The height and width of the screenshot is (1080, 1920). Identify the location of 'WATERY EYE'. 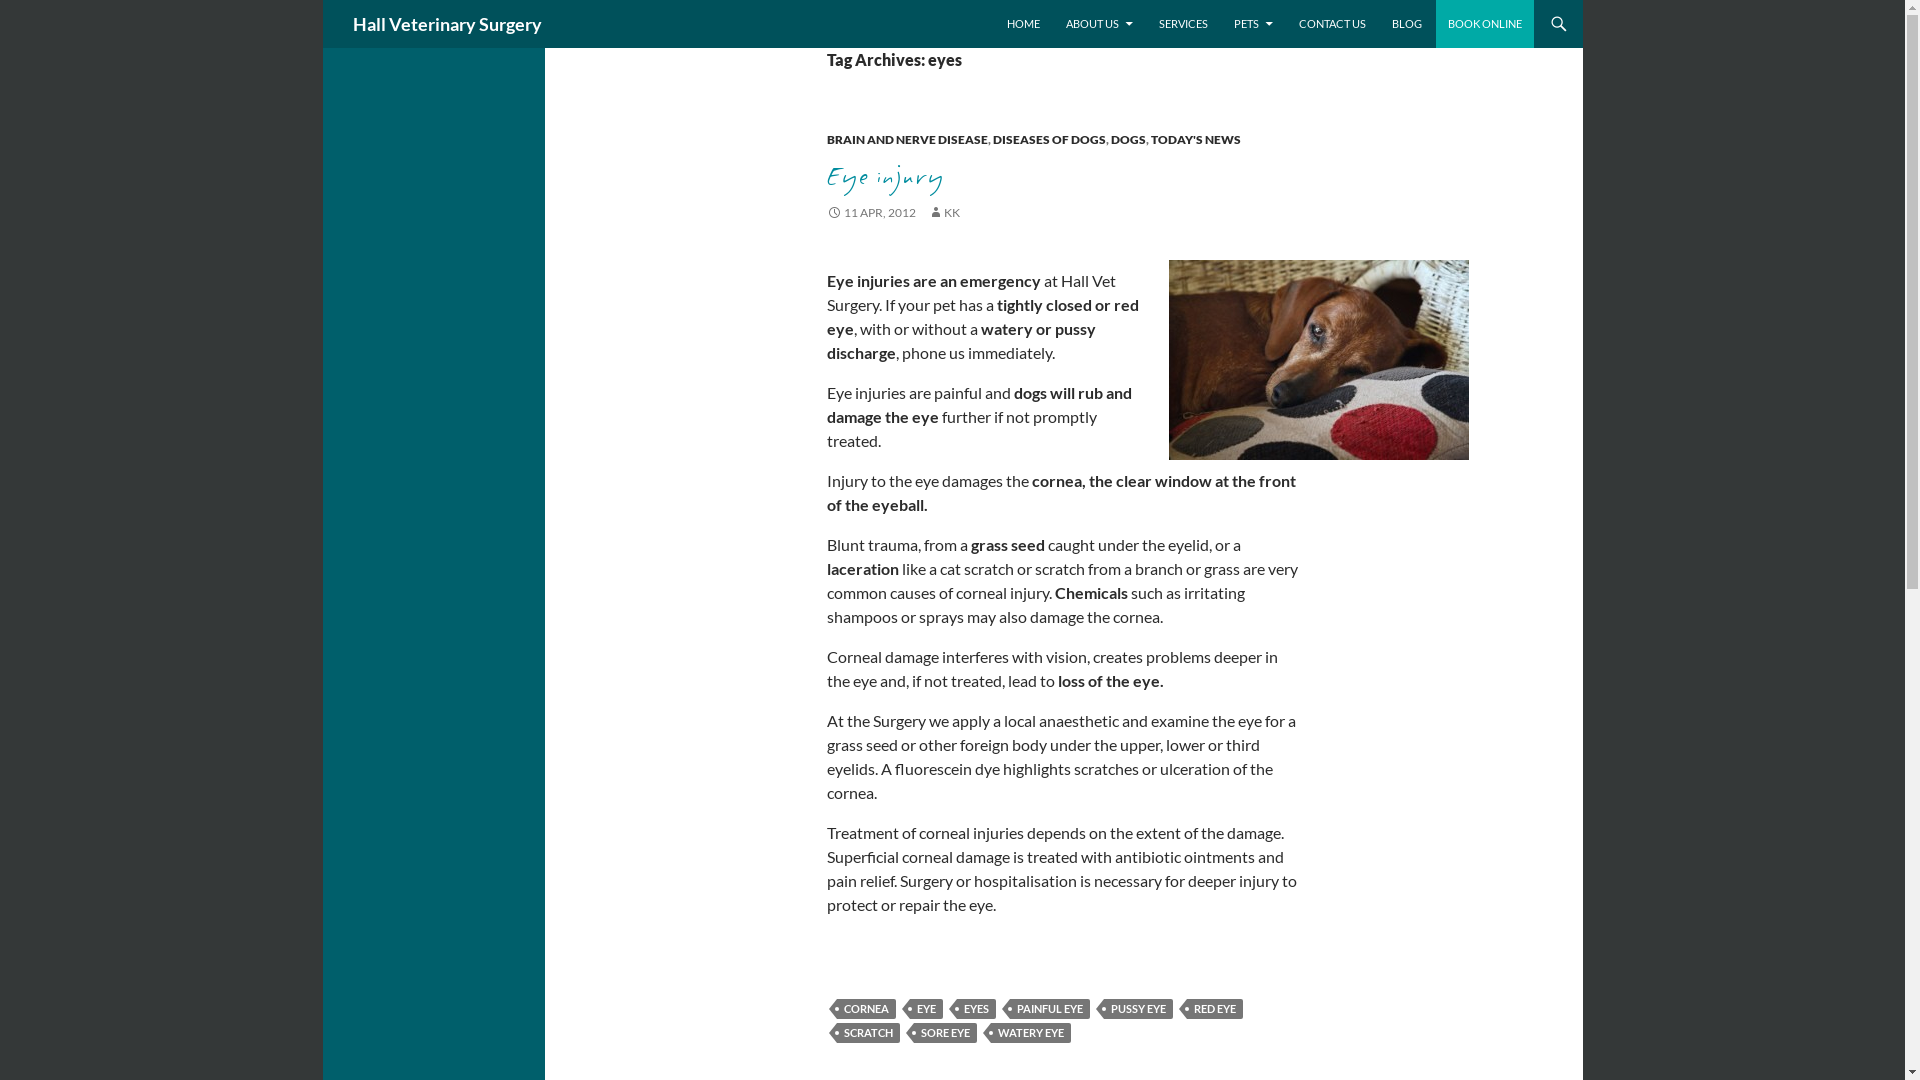
(1030, 1033).